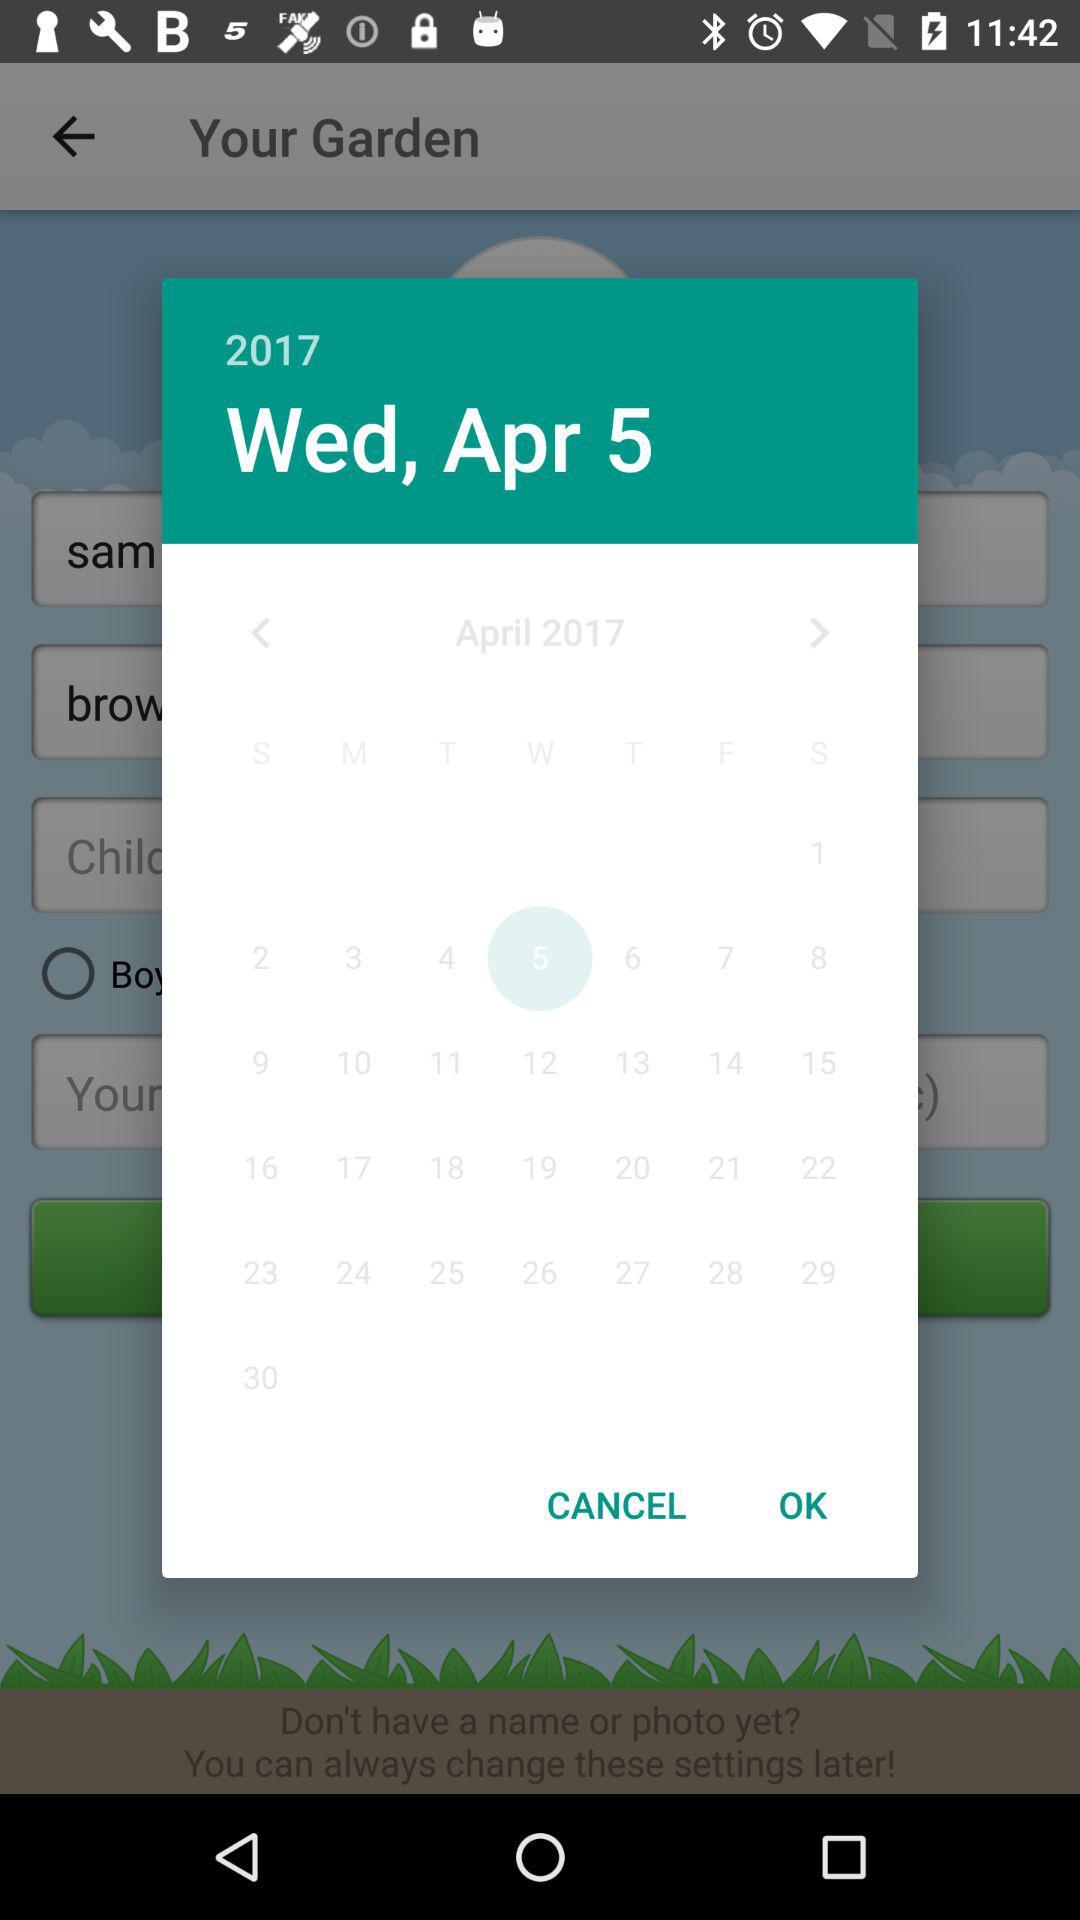 This screenshot has height=1920, width=1080. Describe the element at coordinates (801, 1504) in the screenshot. I see `the ok item` at that location.